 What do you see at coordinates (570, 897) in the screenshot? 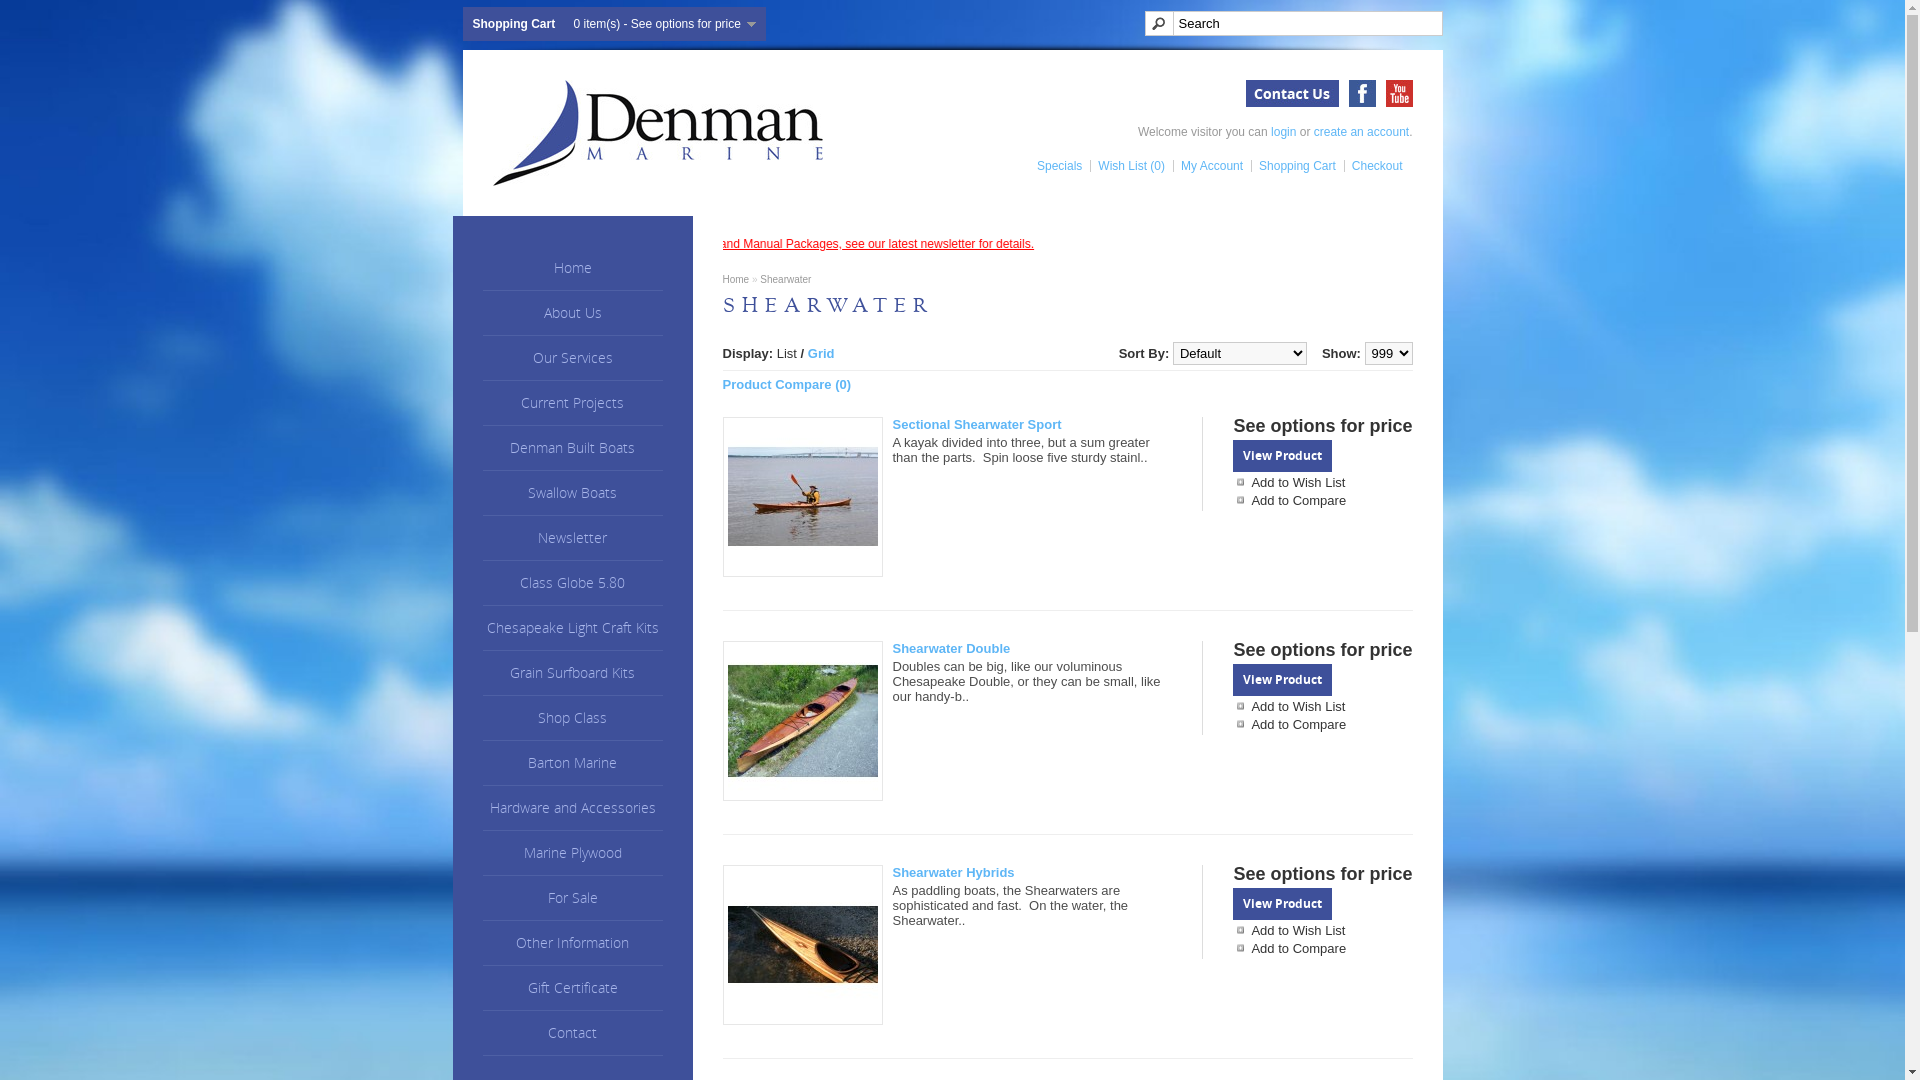
I see `'For Sale'` at bounding box center [570, 897].